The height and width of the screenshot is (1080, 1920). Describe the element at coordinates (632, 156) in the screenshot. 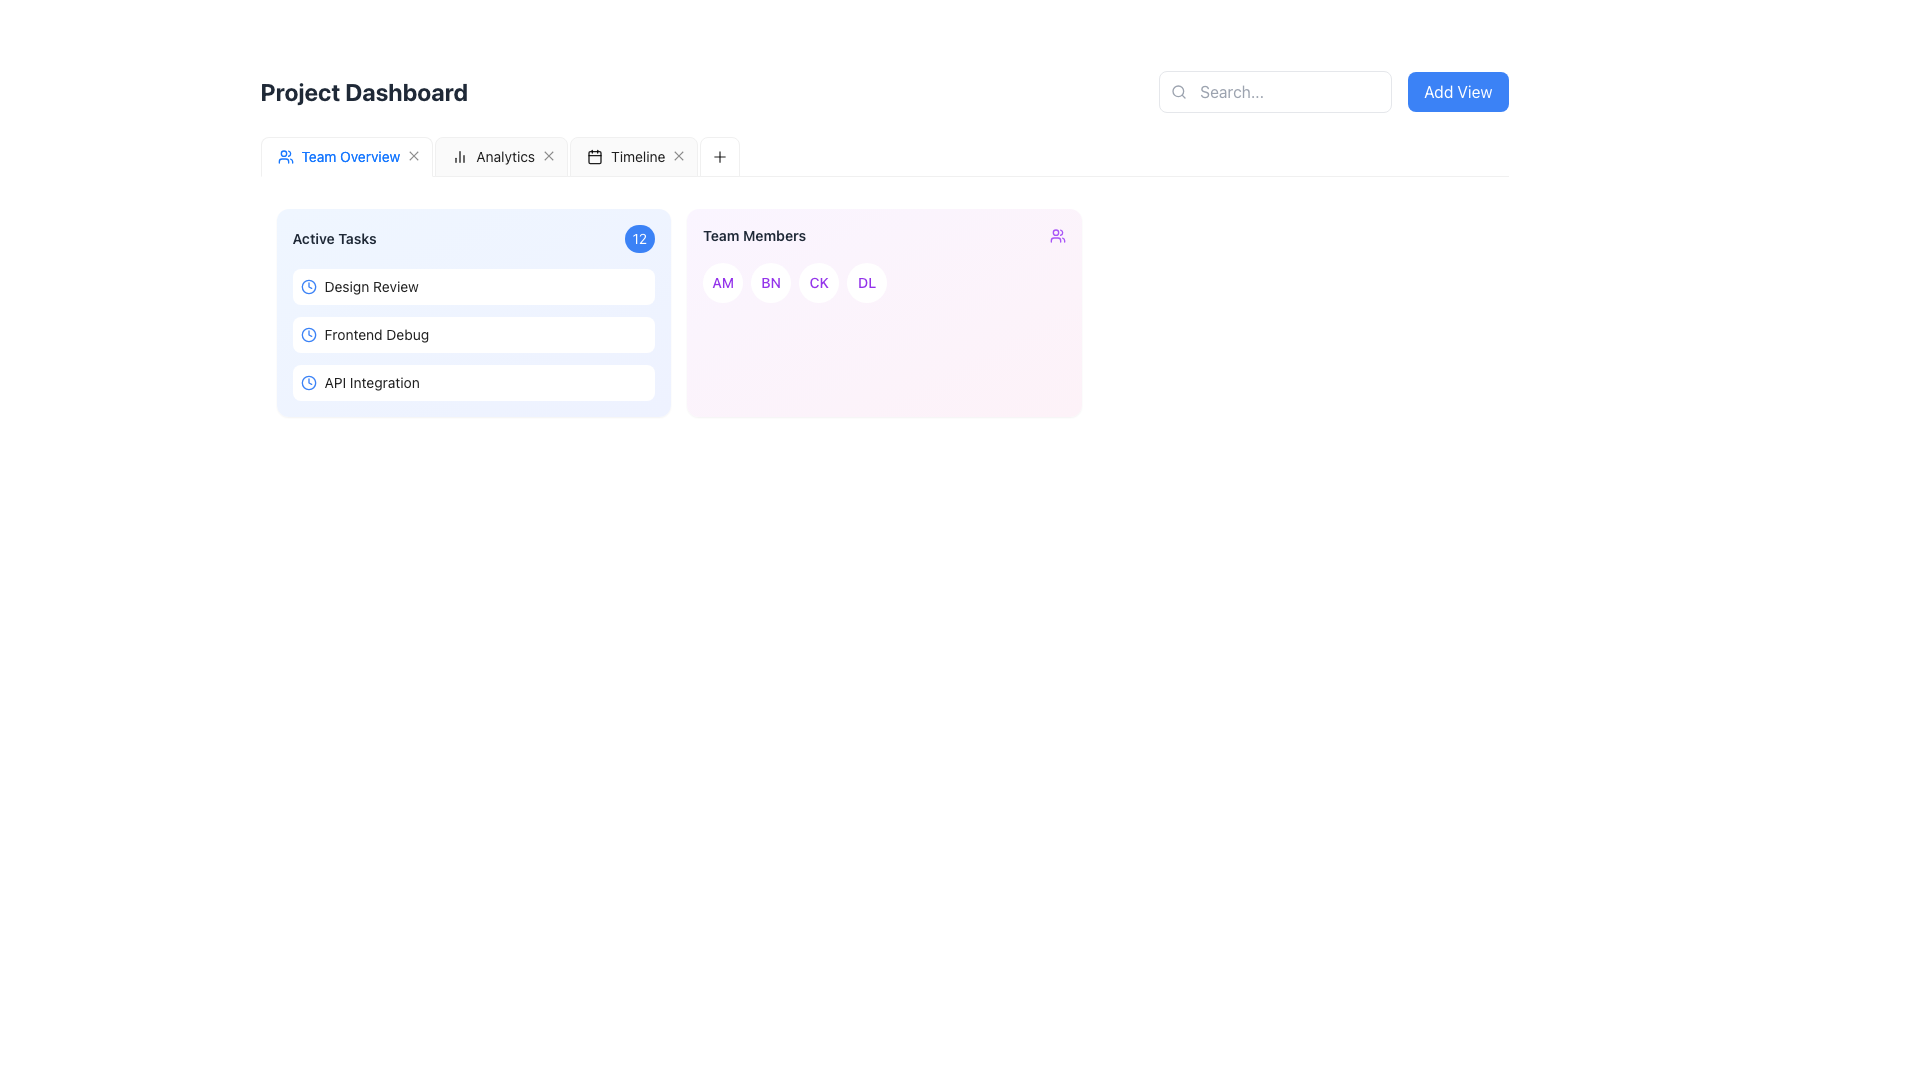

I see `the close button on the third navigational tab in the horizontal navigation bar` at that location.